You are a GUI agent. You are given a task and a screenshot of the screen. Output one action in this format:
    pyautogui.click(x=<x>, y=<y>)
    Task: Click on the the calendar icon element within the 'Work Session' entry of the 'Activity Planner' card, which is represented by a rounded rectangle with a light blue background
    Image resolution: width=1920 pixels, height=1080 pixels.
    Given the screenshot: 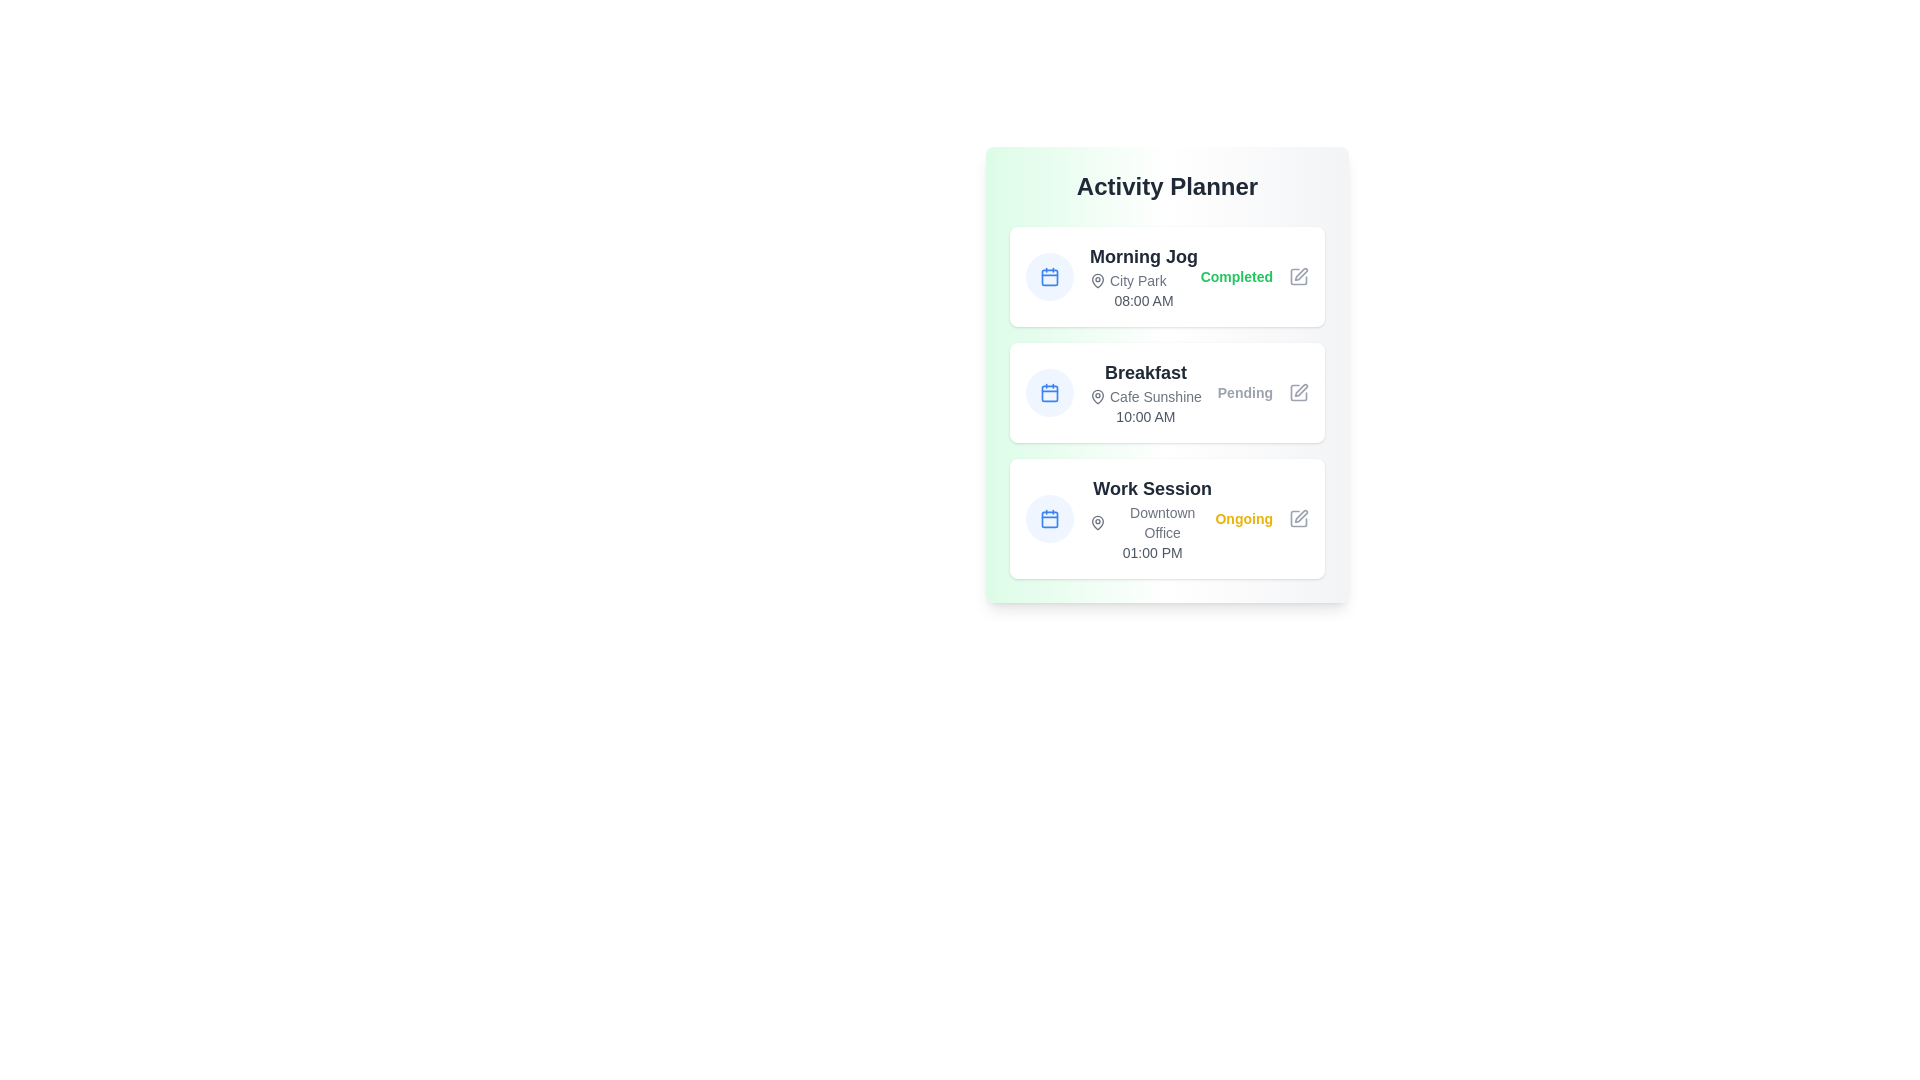 What is the action you would take?
    pyautogui.click(x=1049, y=518)
    